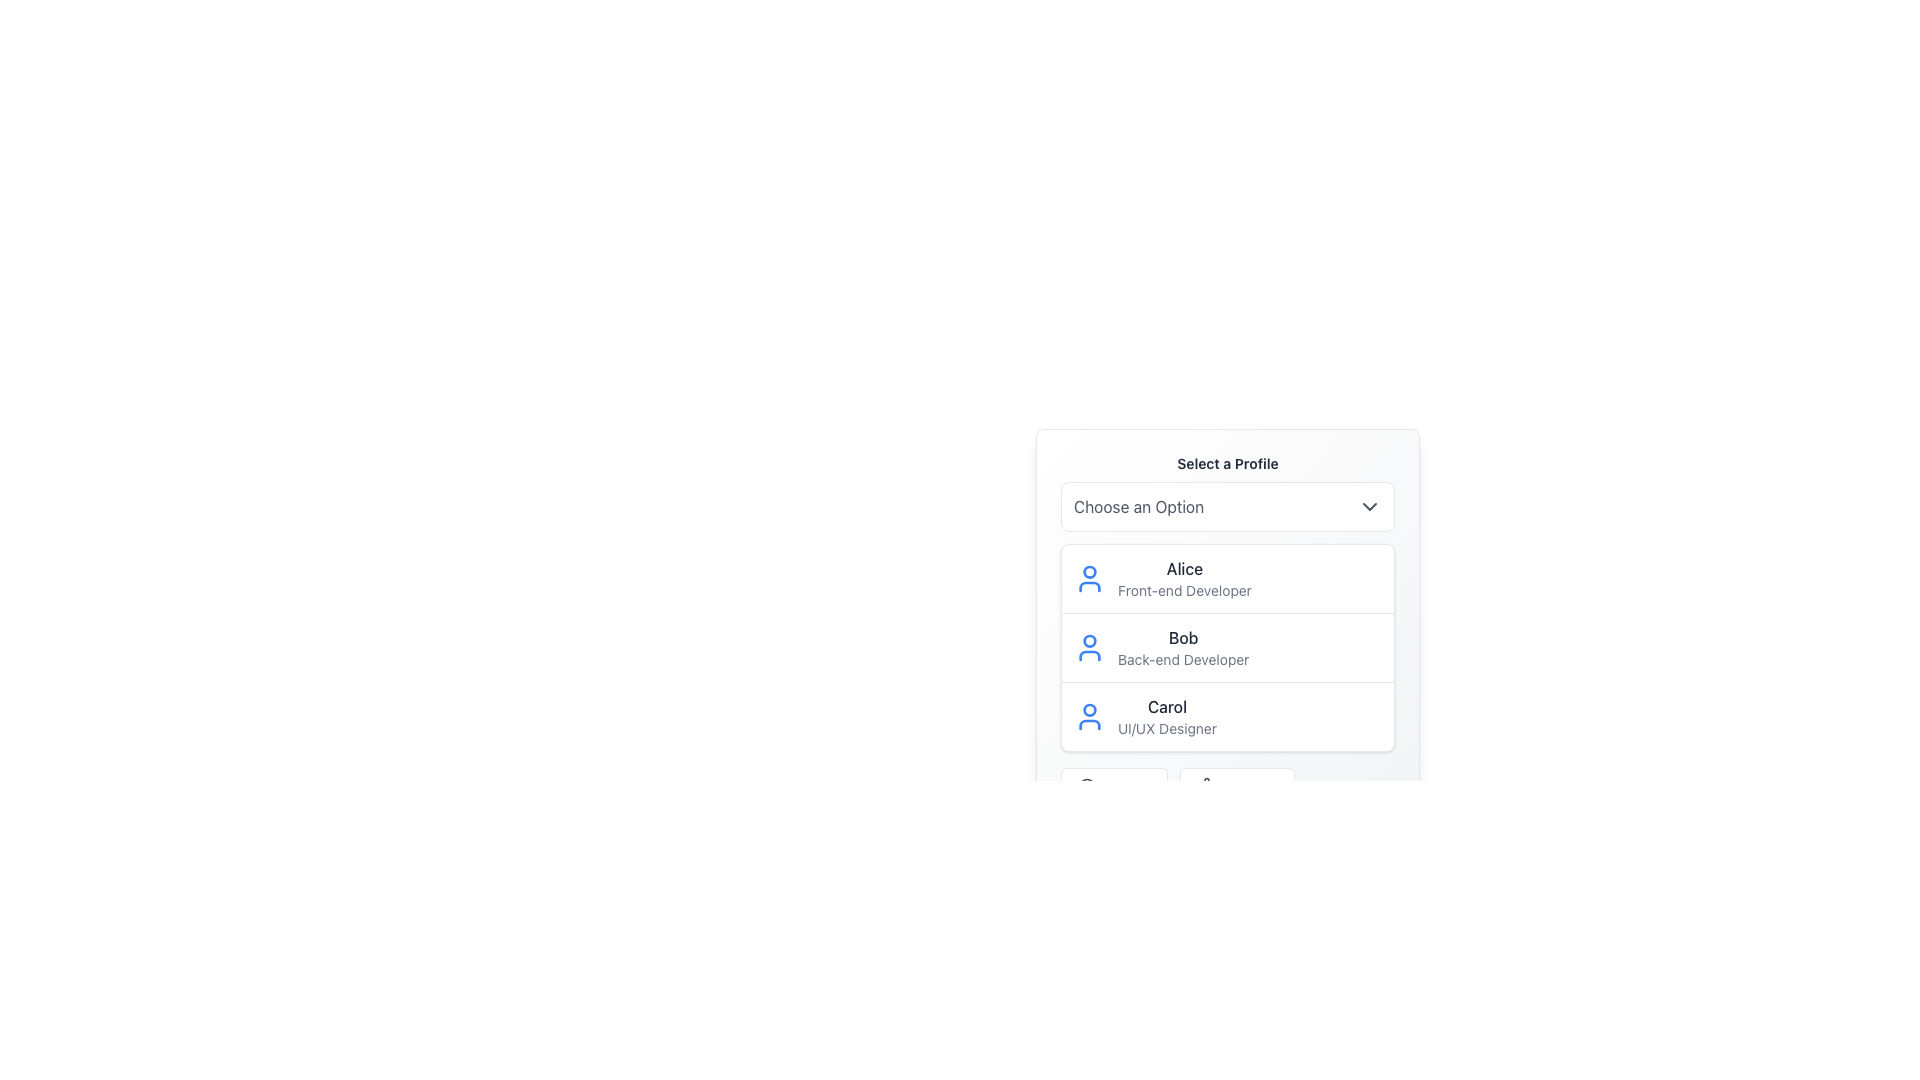  I want to click on the circular sub-component of the user profile icon for 'Carol', which is the third entry in the vertical list, so click(1088, 708).